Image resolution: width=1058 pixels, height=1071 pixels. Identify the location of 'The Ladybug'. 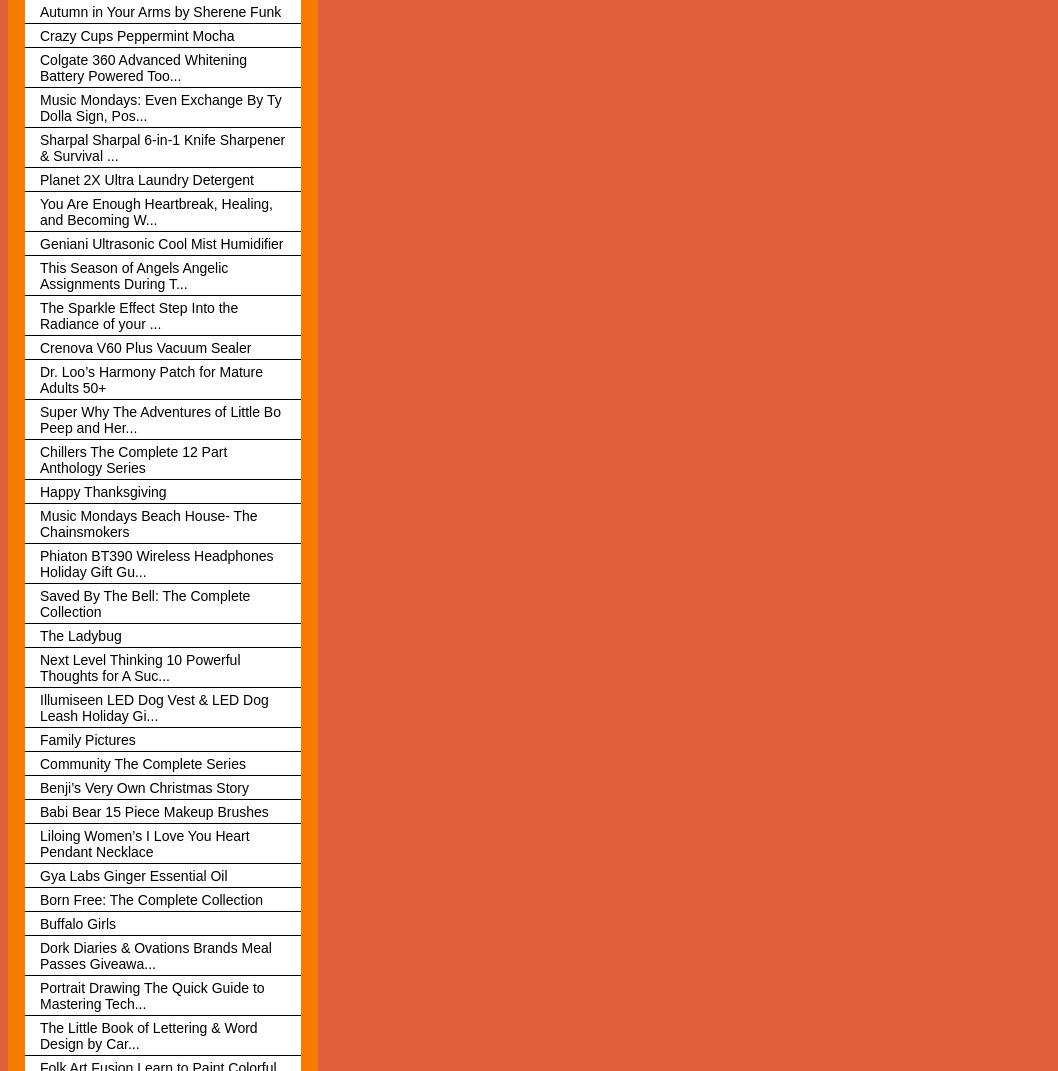
(39, 633).